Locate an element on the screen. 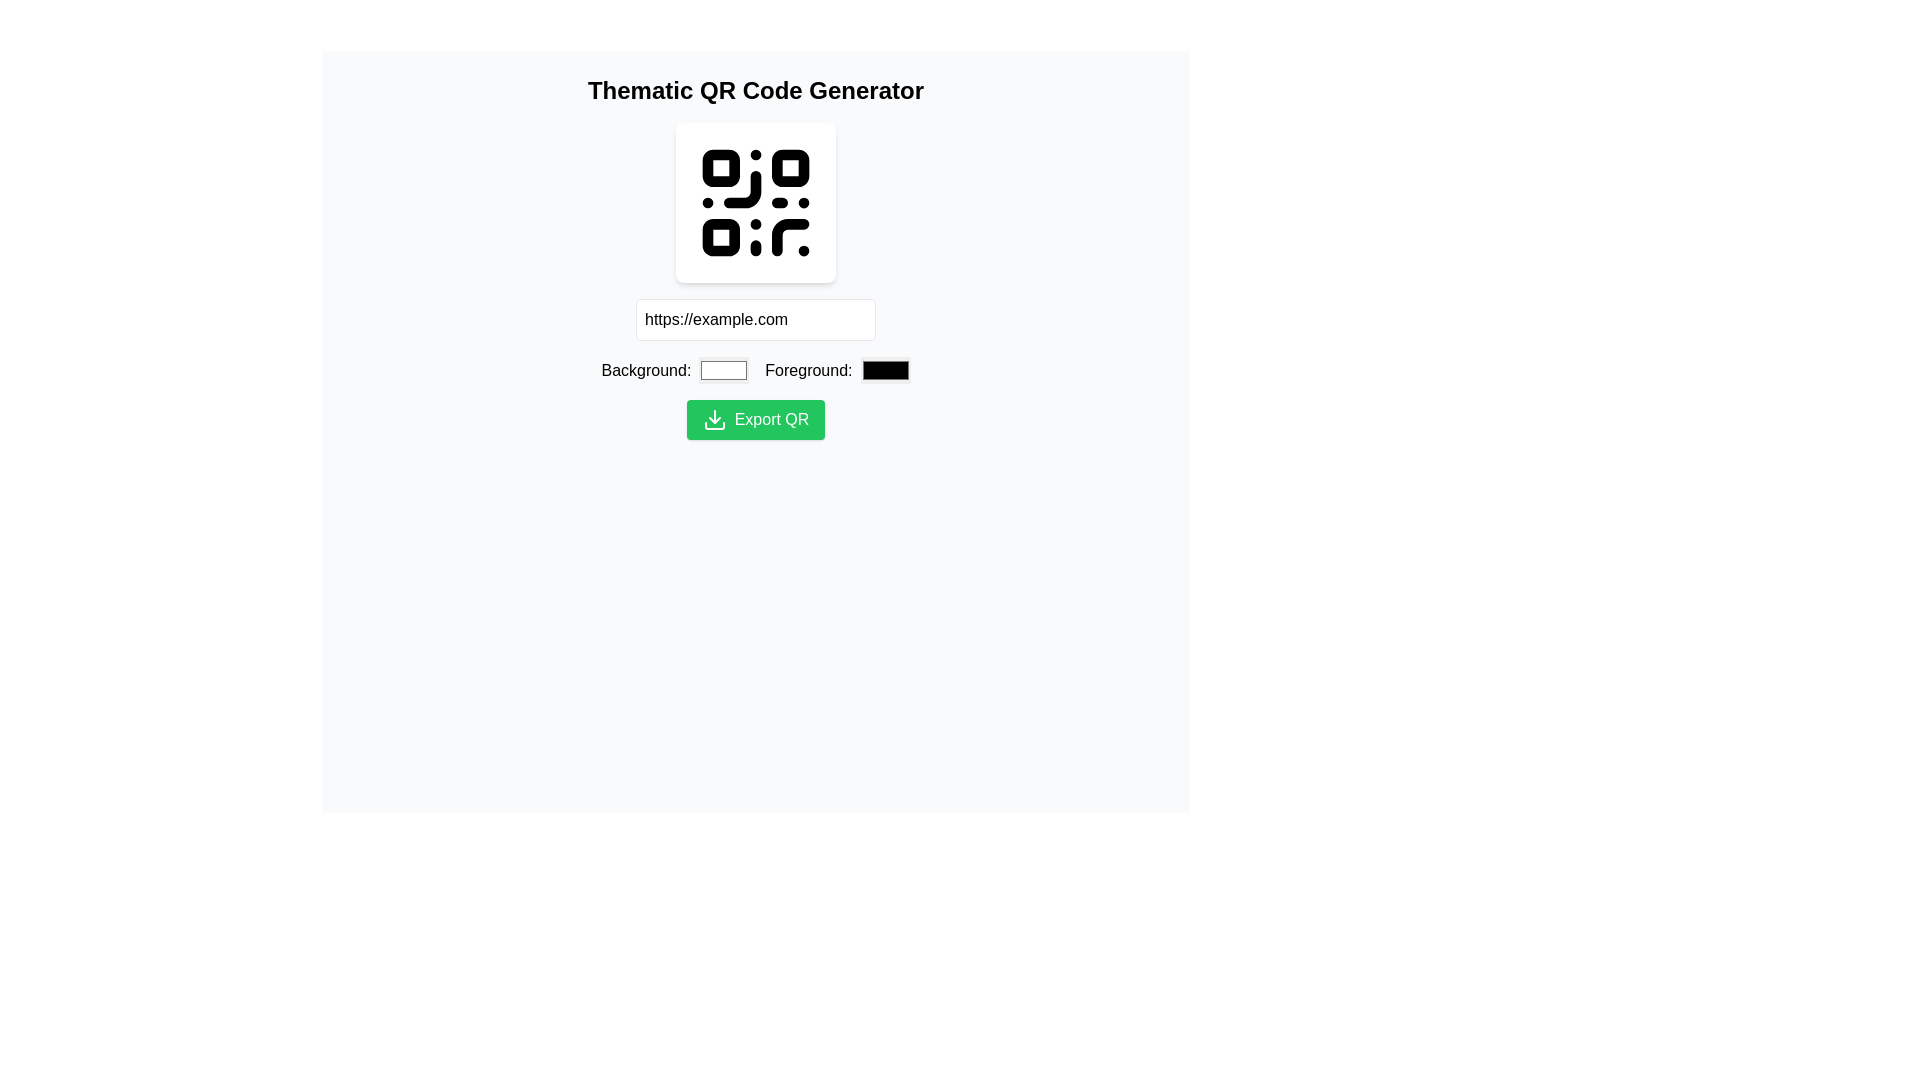 This screenshot has height=1080, width=1920. the Graphical Icon Component that serves as a base for the download icon, located to the left of the 'Export QR' button, directly below the arrowhead is located at coordinates (714, 424).